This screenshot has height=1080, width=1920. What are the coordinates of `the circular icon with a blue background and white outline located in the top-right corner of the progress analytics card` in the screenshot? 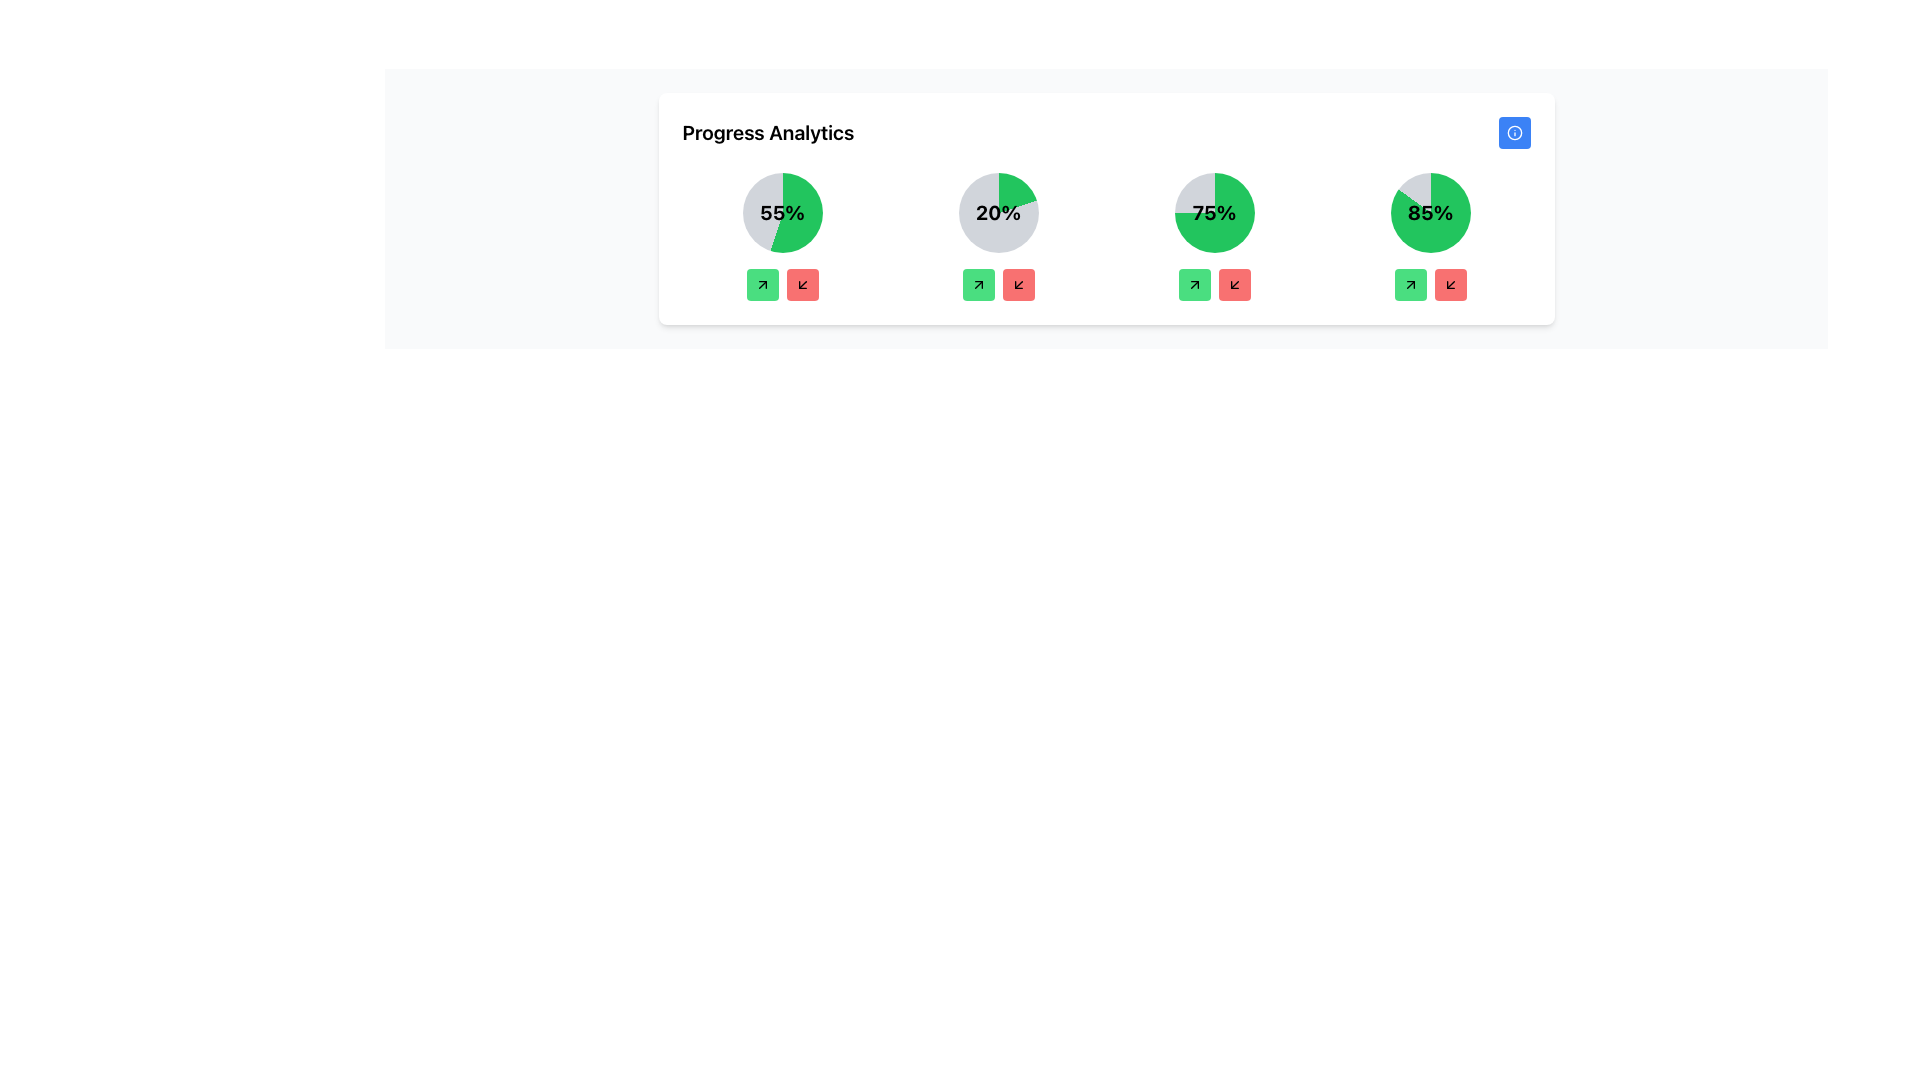 It's located at (1514, 132).